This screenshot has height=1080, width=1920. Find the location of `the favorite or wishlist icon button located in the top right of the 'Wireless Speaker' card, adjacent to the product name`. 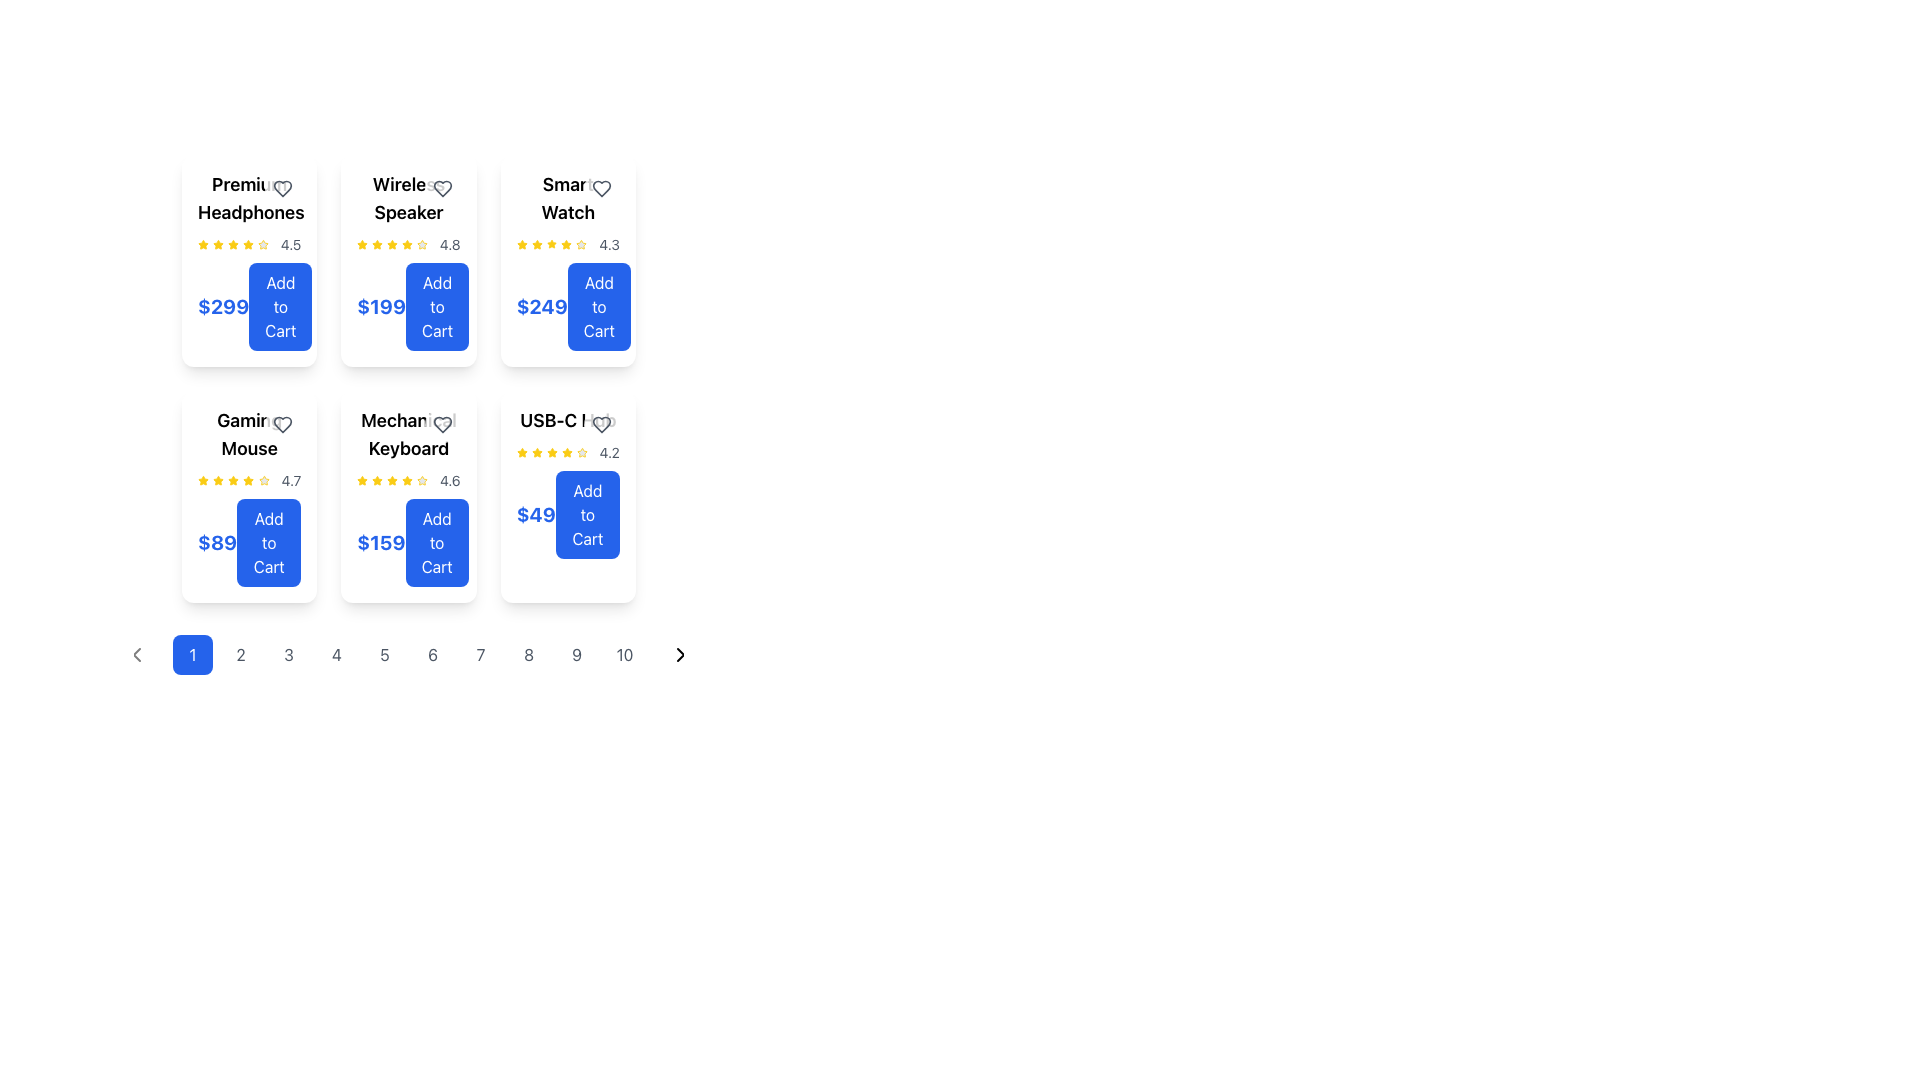

the favorite or wishlist icon button located in the top right of the 'Wireless Speaker' card, adjacent to the product name is located at coordinates (441, 189).